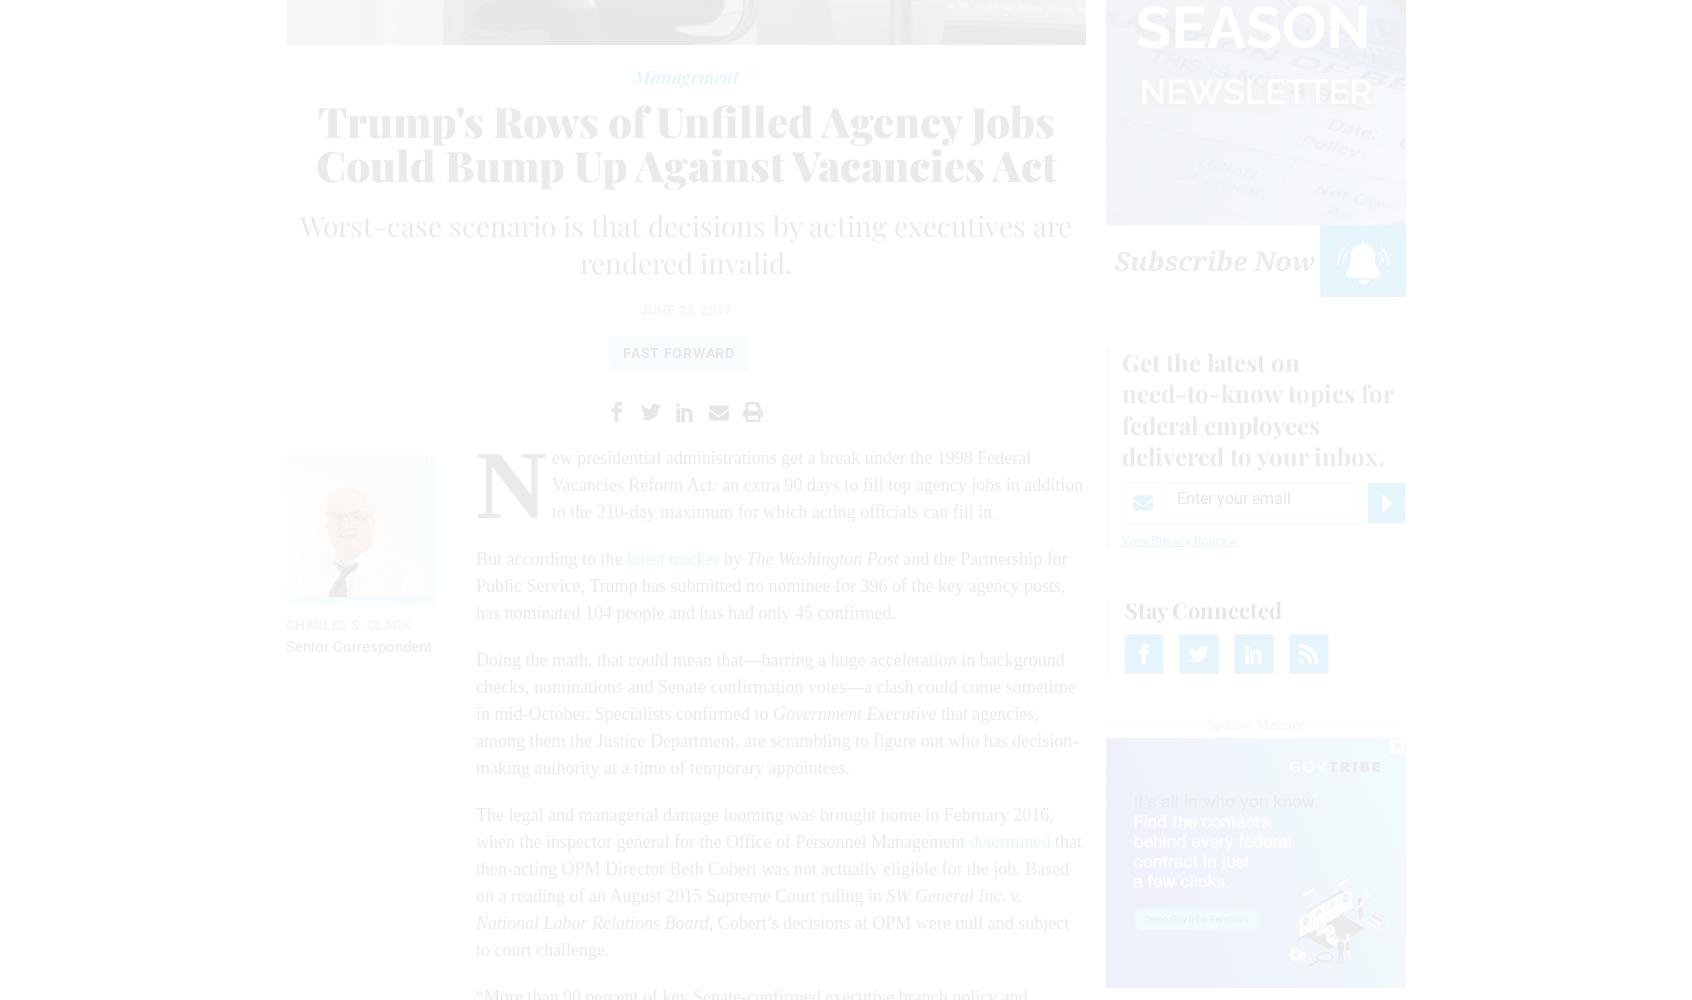  Describe the element at coordinates (551, 558) in the screenshot. I see `'But according to the'` at that location.